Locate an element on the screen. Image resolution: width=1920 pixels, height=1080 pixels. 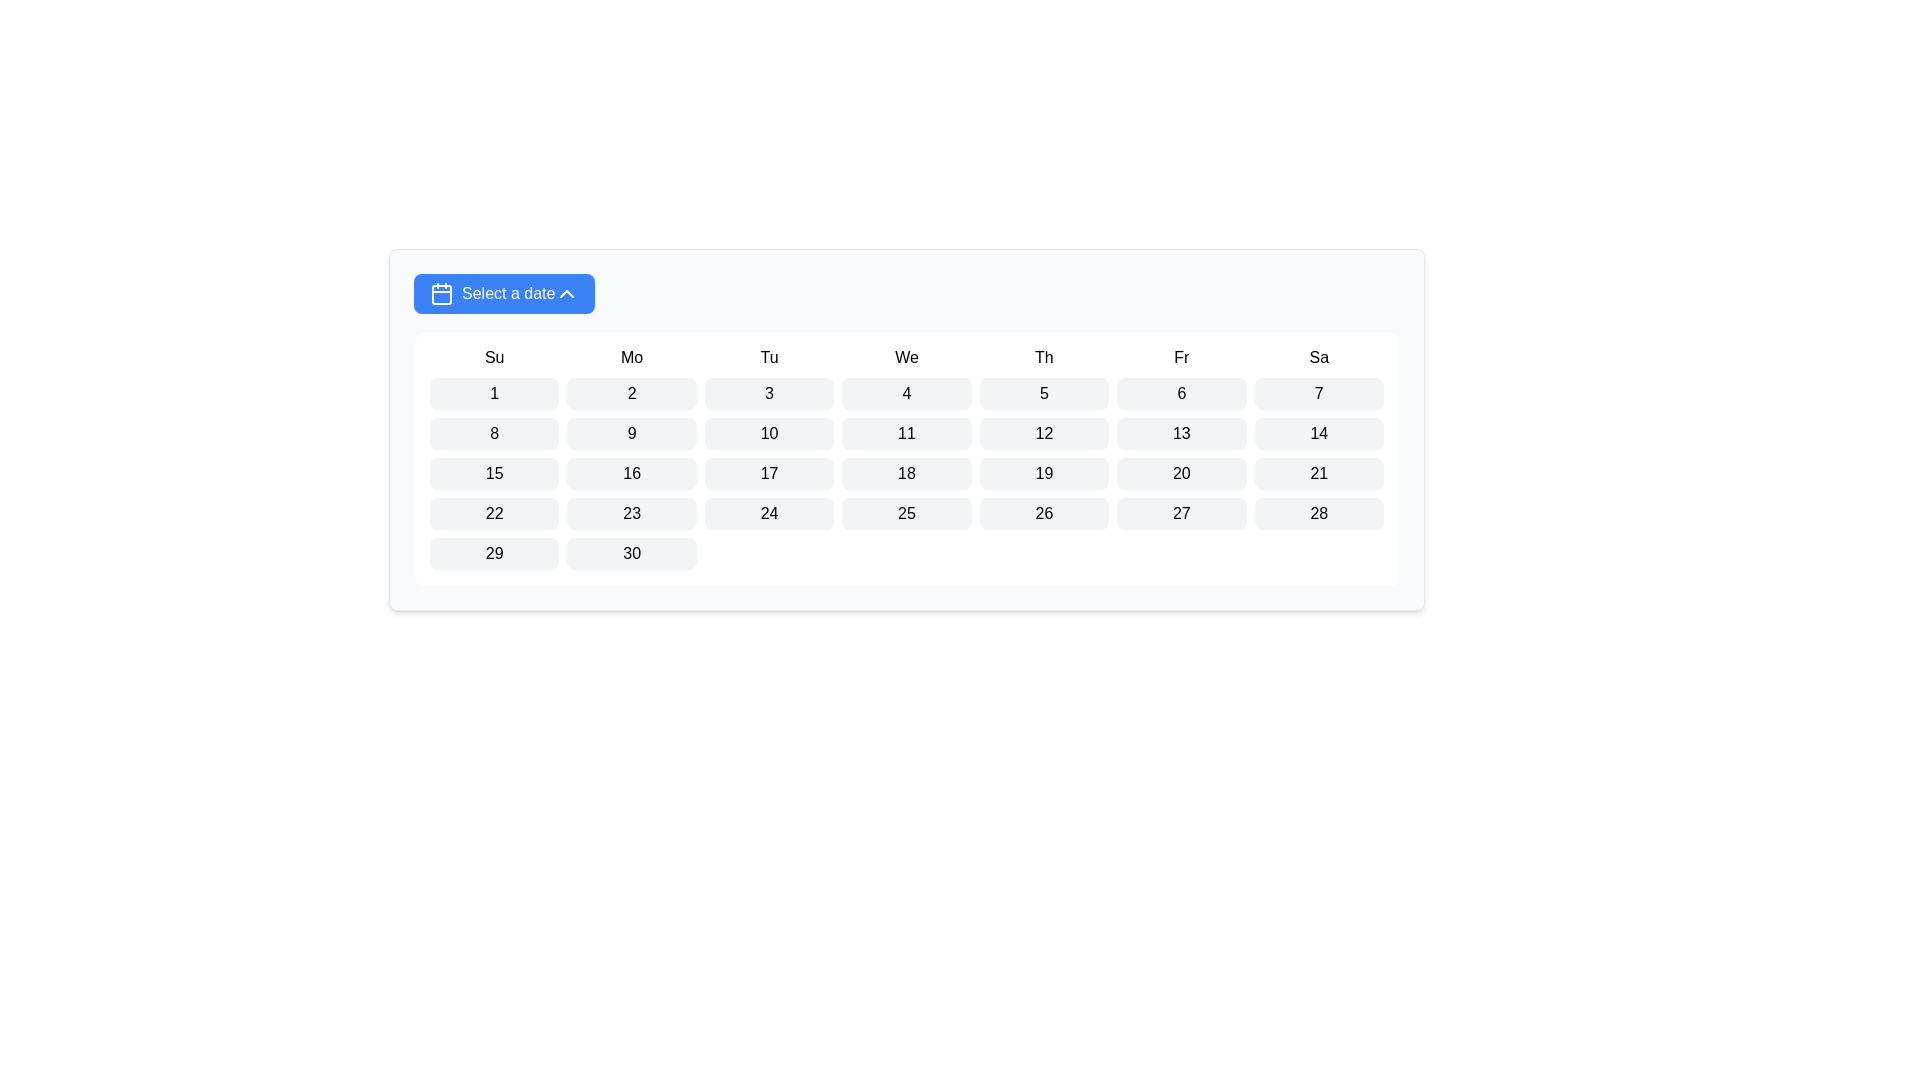
the button labeled '14' is located at coordinates (1319, 433).